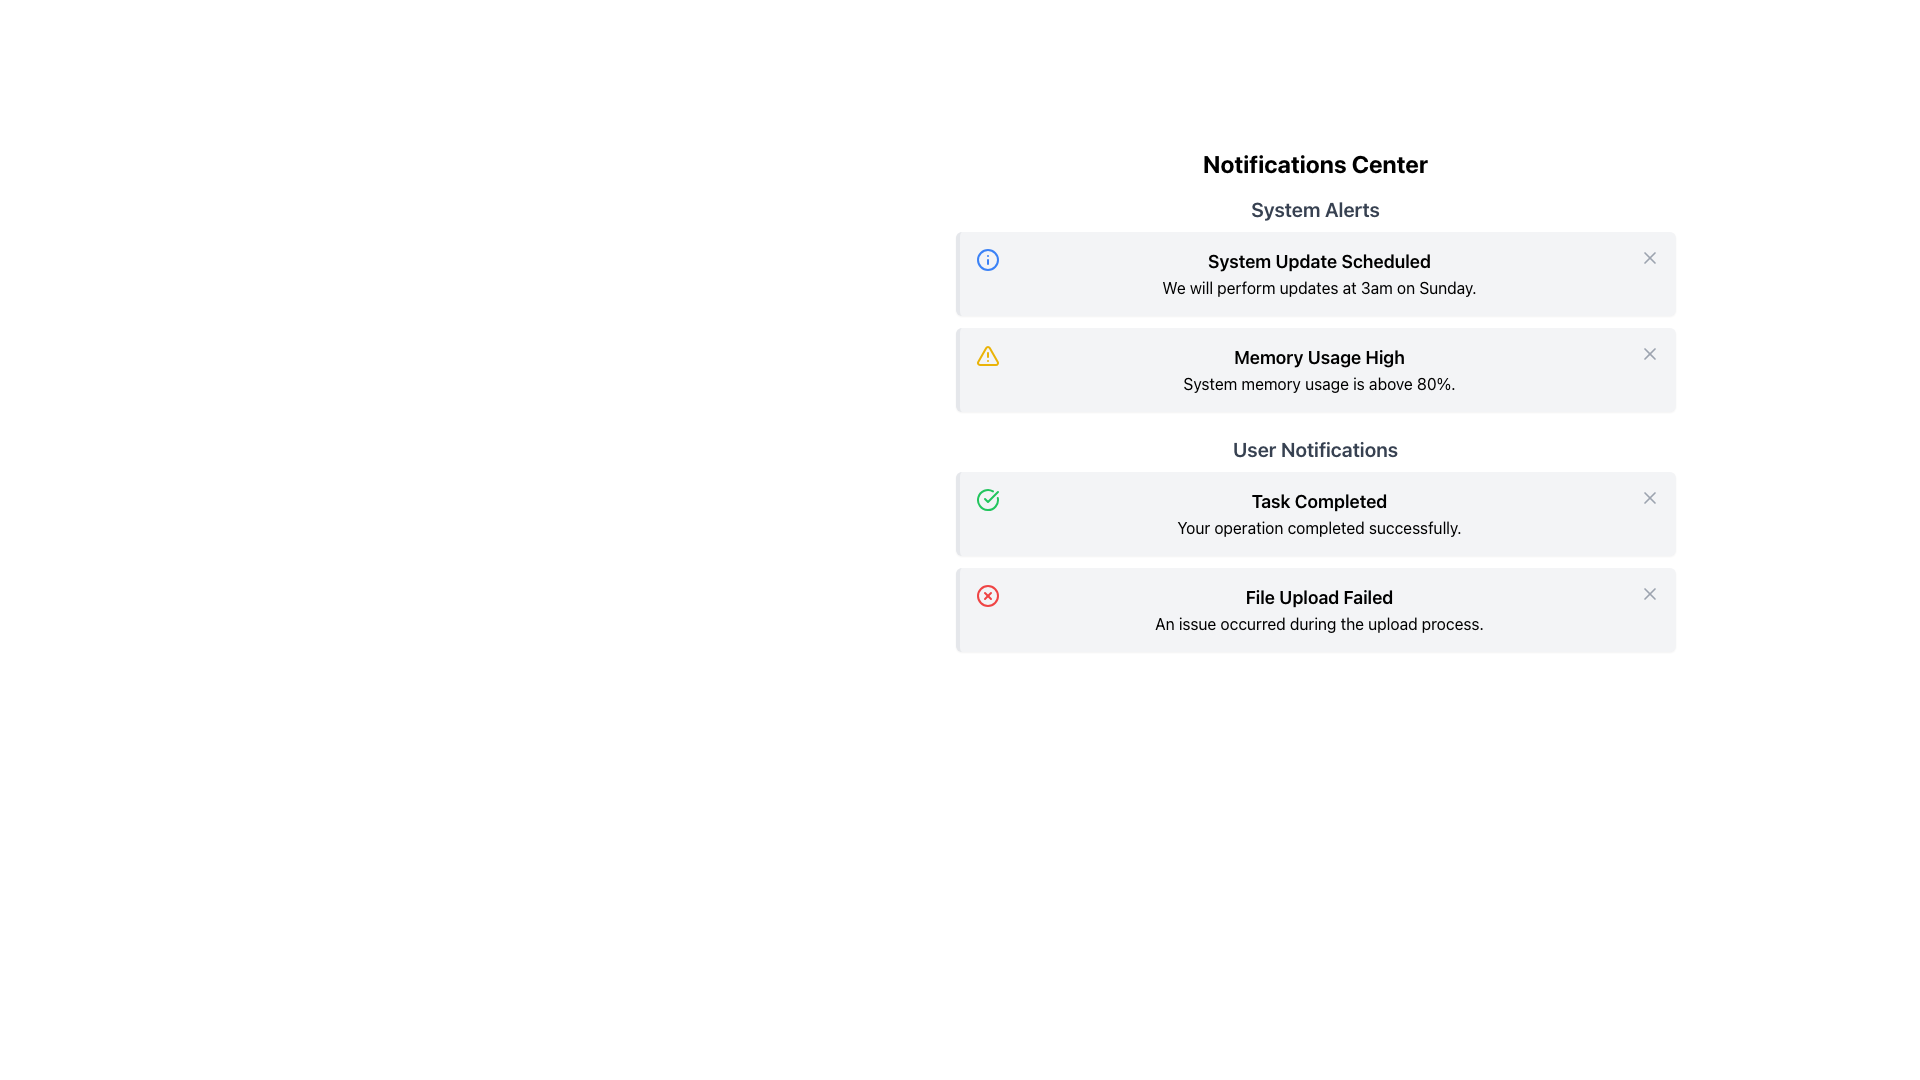 This screenshot has height=1080, width=1920. Describe the element at coordinates (1315, 273) in the screenshot. I see `notification titled 'System Update Scheduled' in the Notification Card, which includes details about updates scheduled at 3am on Sunday` at that location.